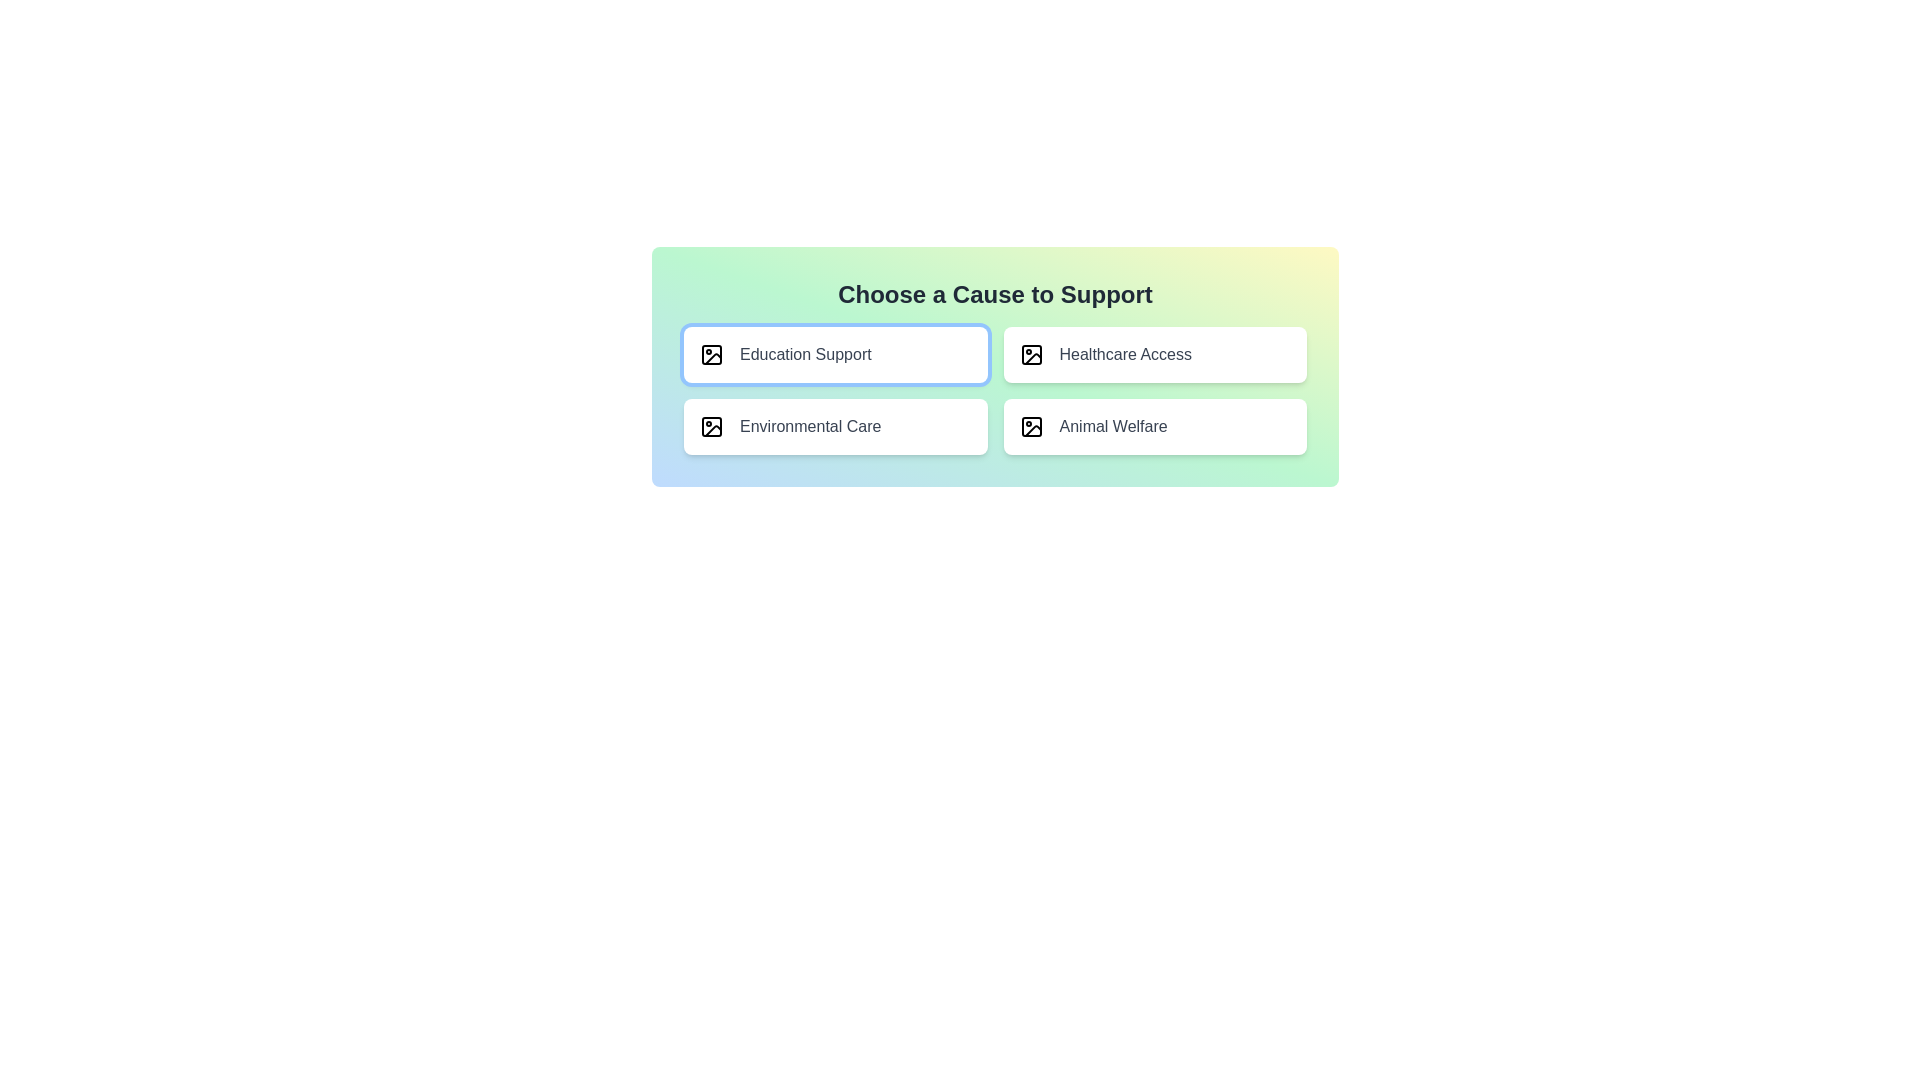 The width and height of the screenshot is (1920, 1080). I want to click on the 'Animal Welfare' text label which is styled in medium font size and gray color, located in the bottom-right cell of a 2x2 grid layout, beneath 'Healthcare Access' and, so click(1112, 426).